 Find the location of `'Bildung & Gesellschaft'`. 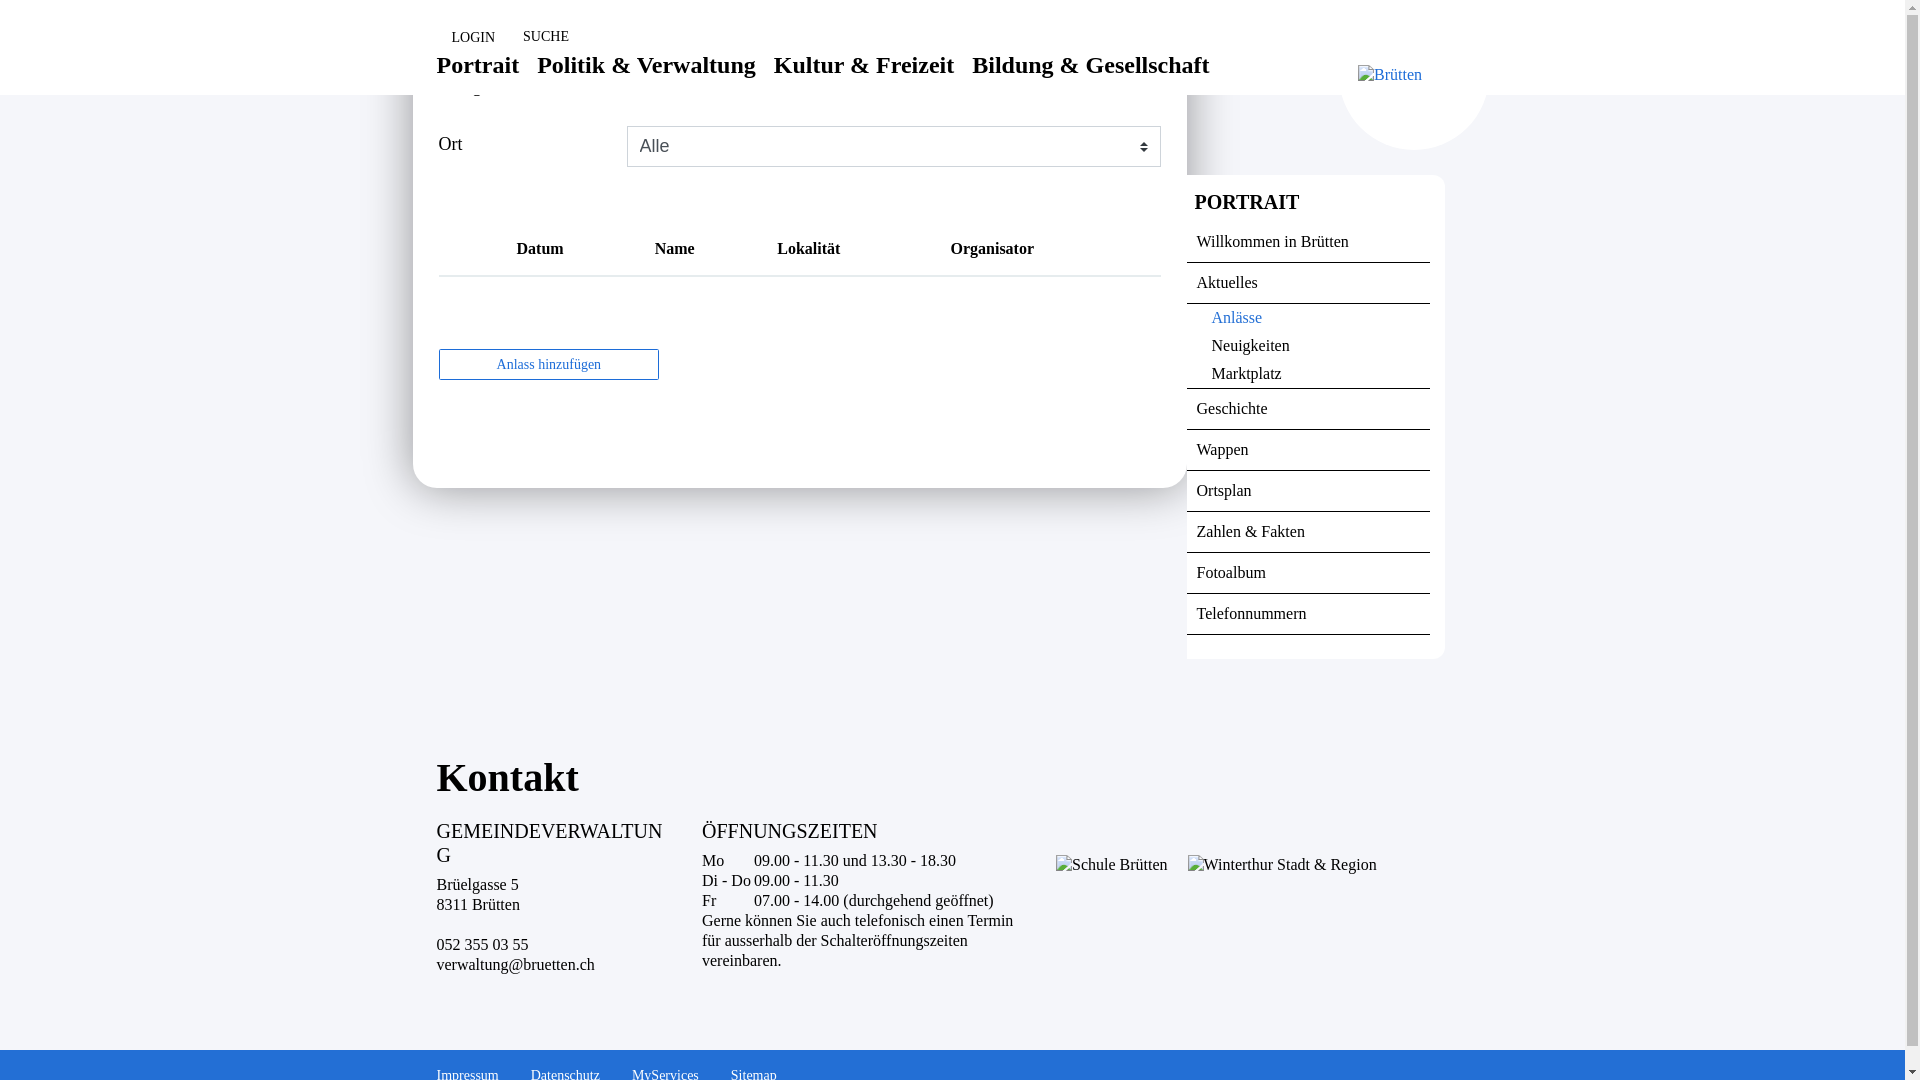

'Bildung & Gesellschaft' is located at coordinates (1089, 80).